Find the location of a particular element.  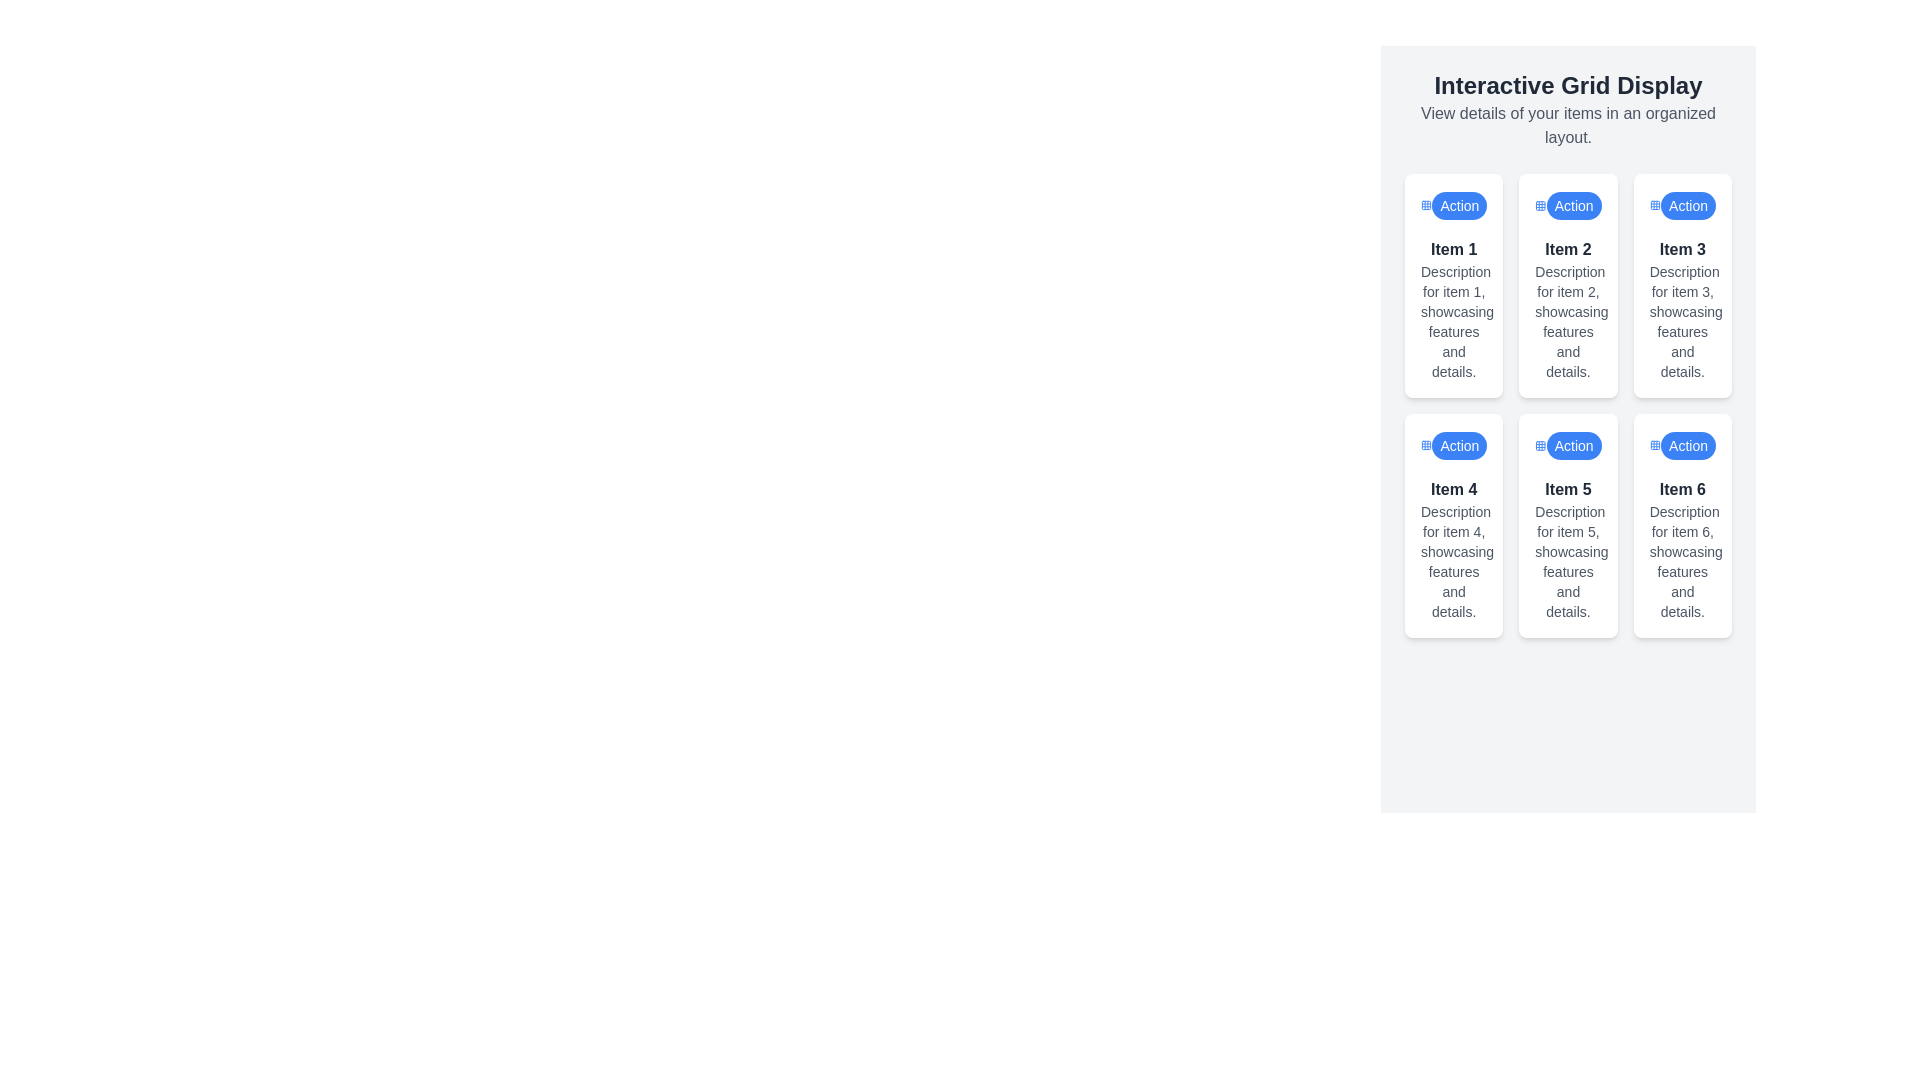

the interactive button located in the top-right corner of the card labeled 'Item 6' is located at coordinates (1681, 445).